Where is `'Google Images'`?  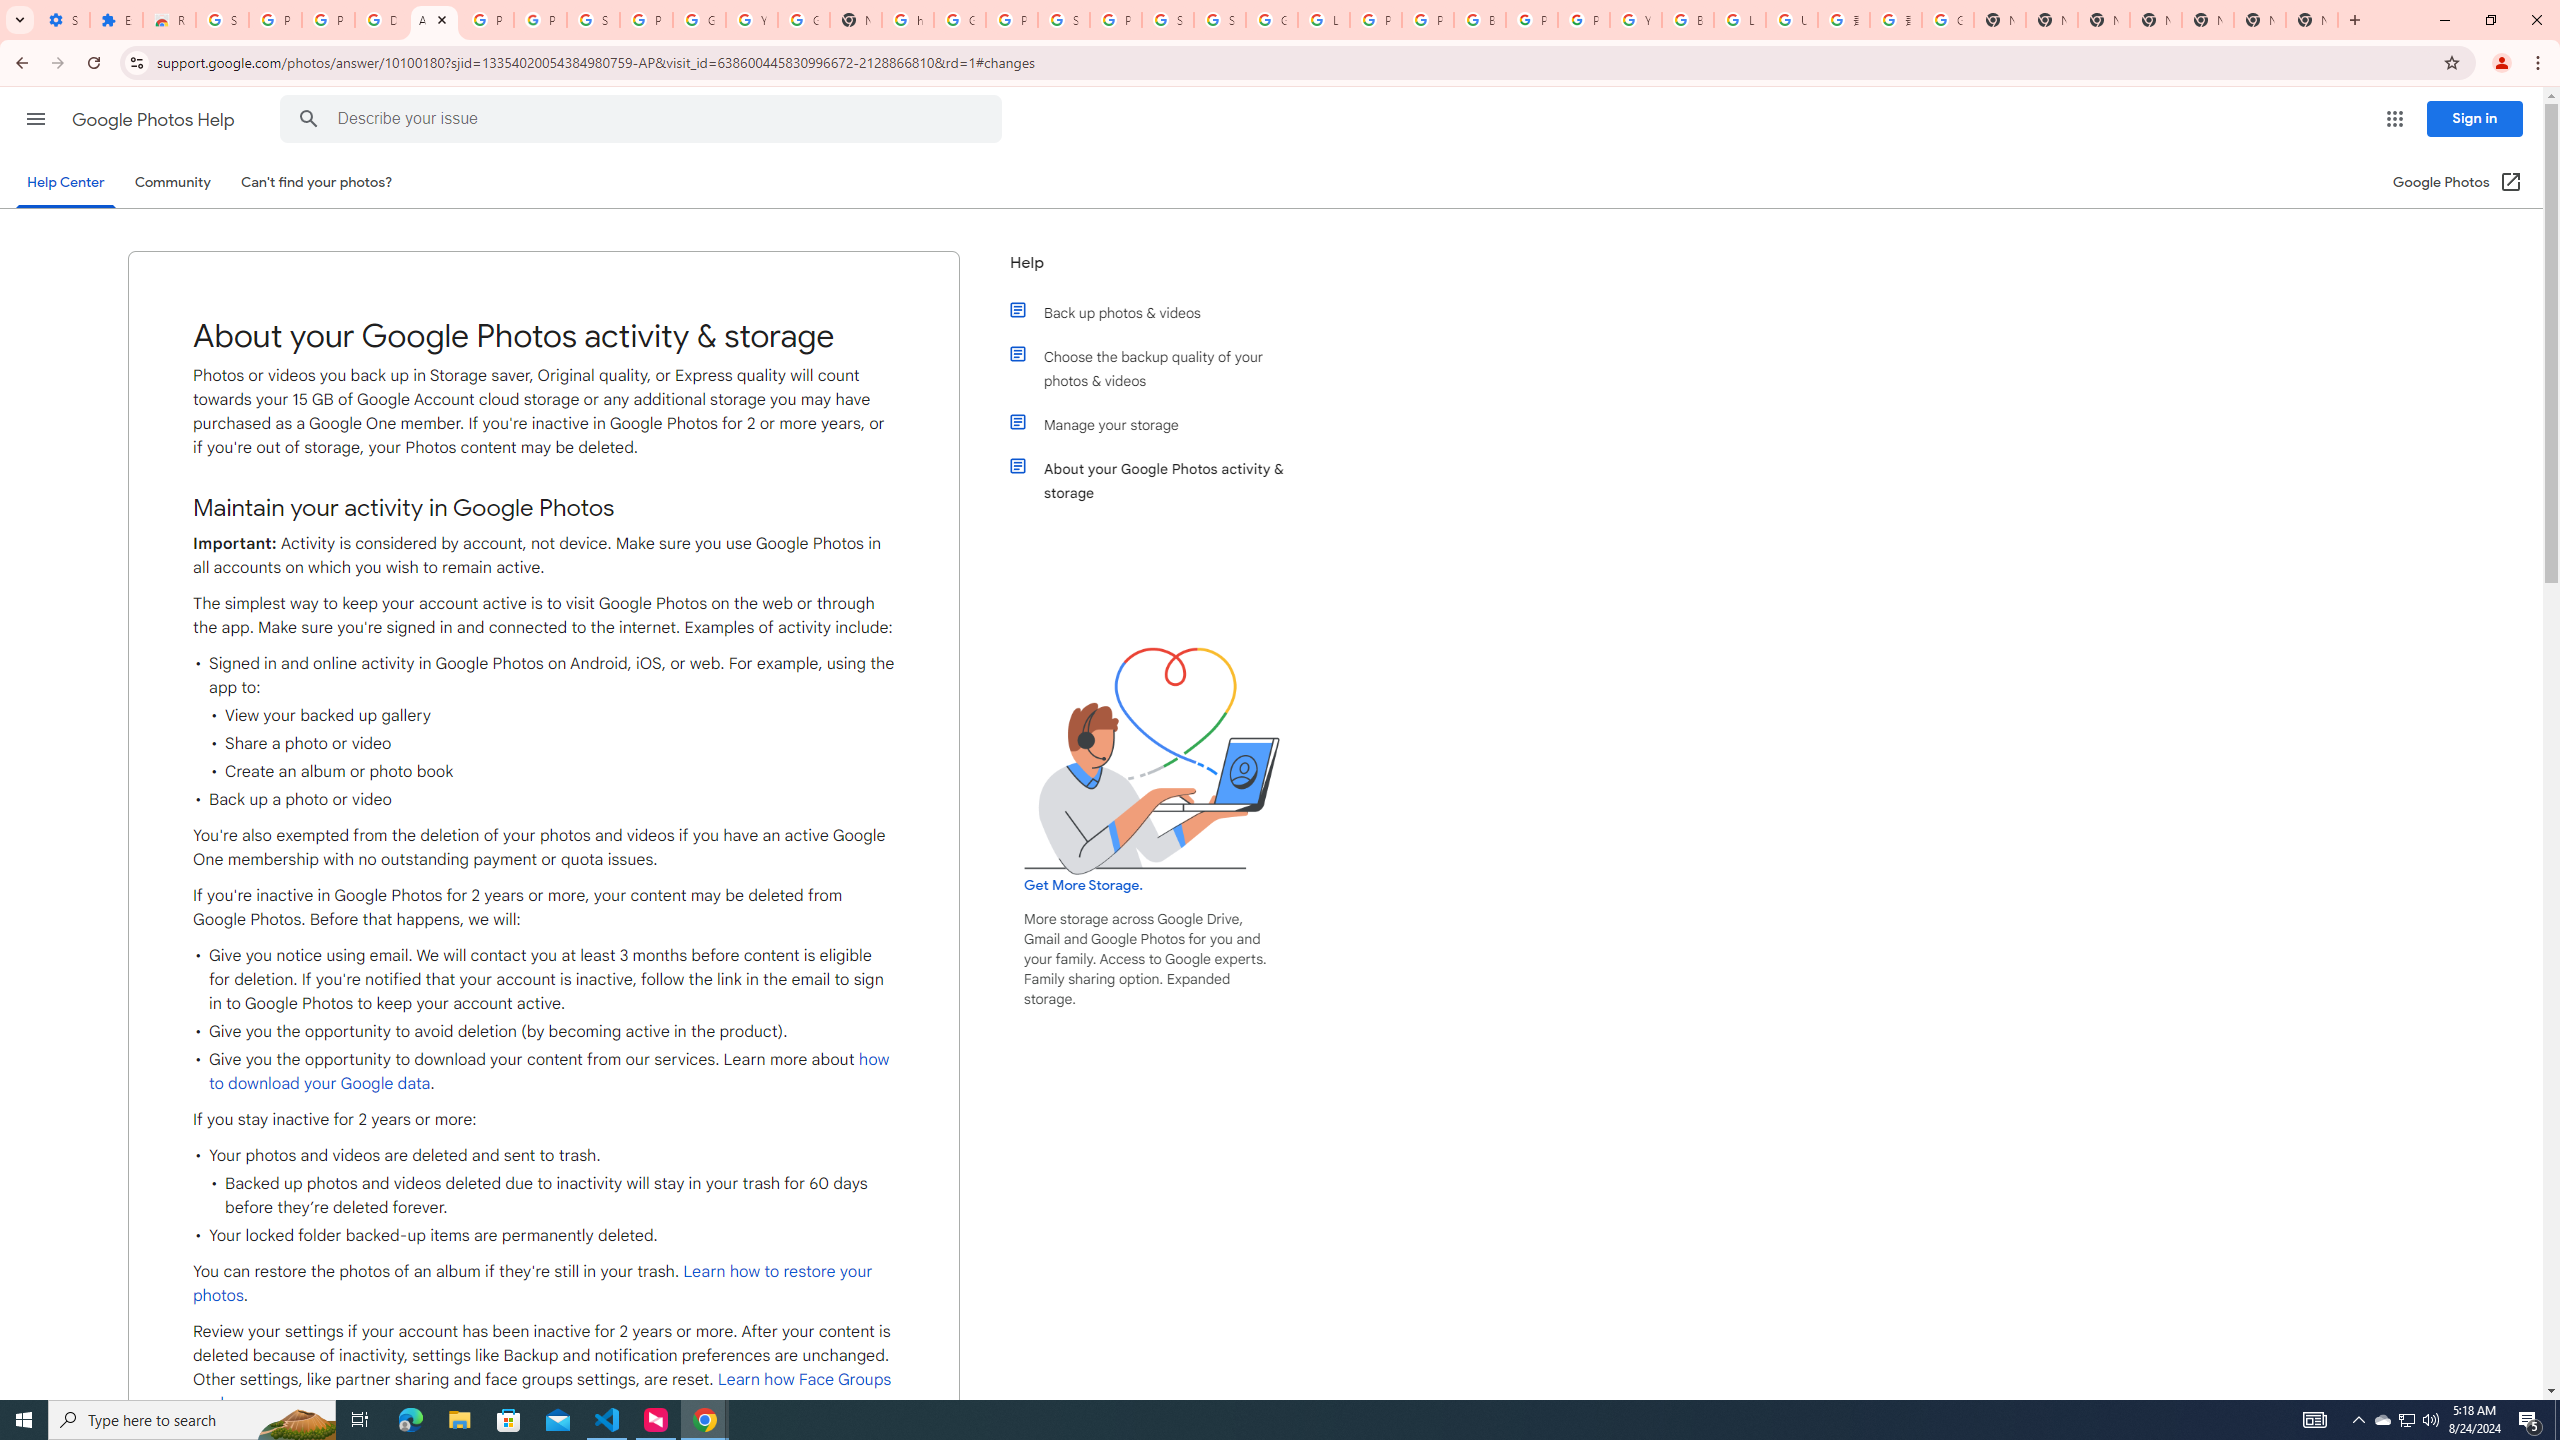 'Google Images' is located at coordinates (1948, 19).